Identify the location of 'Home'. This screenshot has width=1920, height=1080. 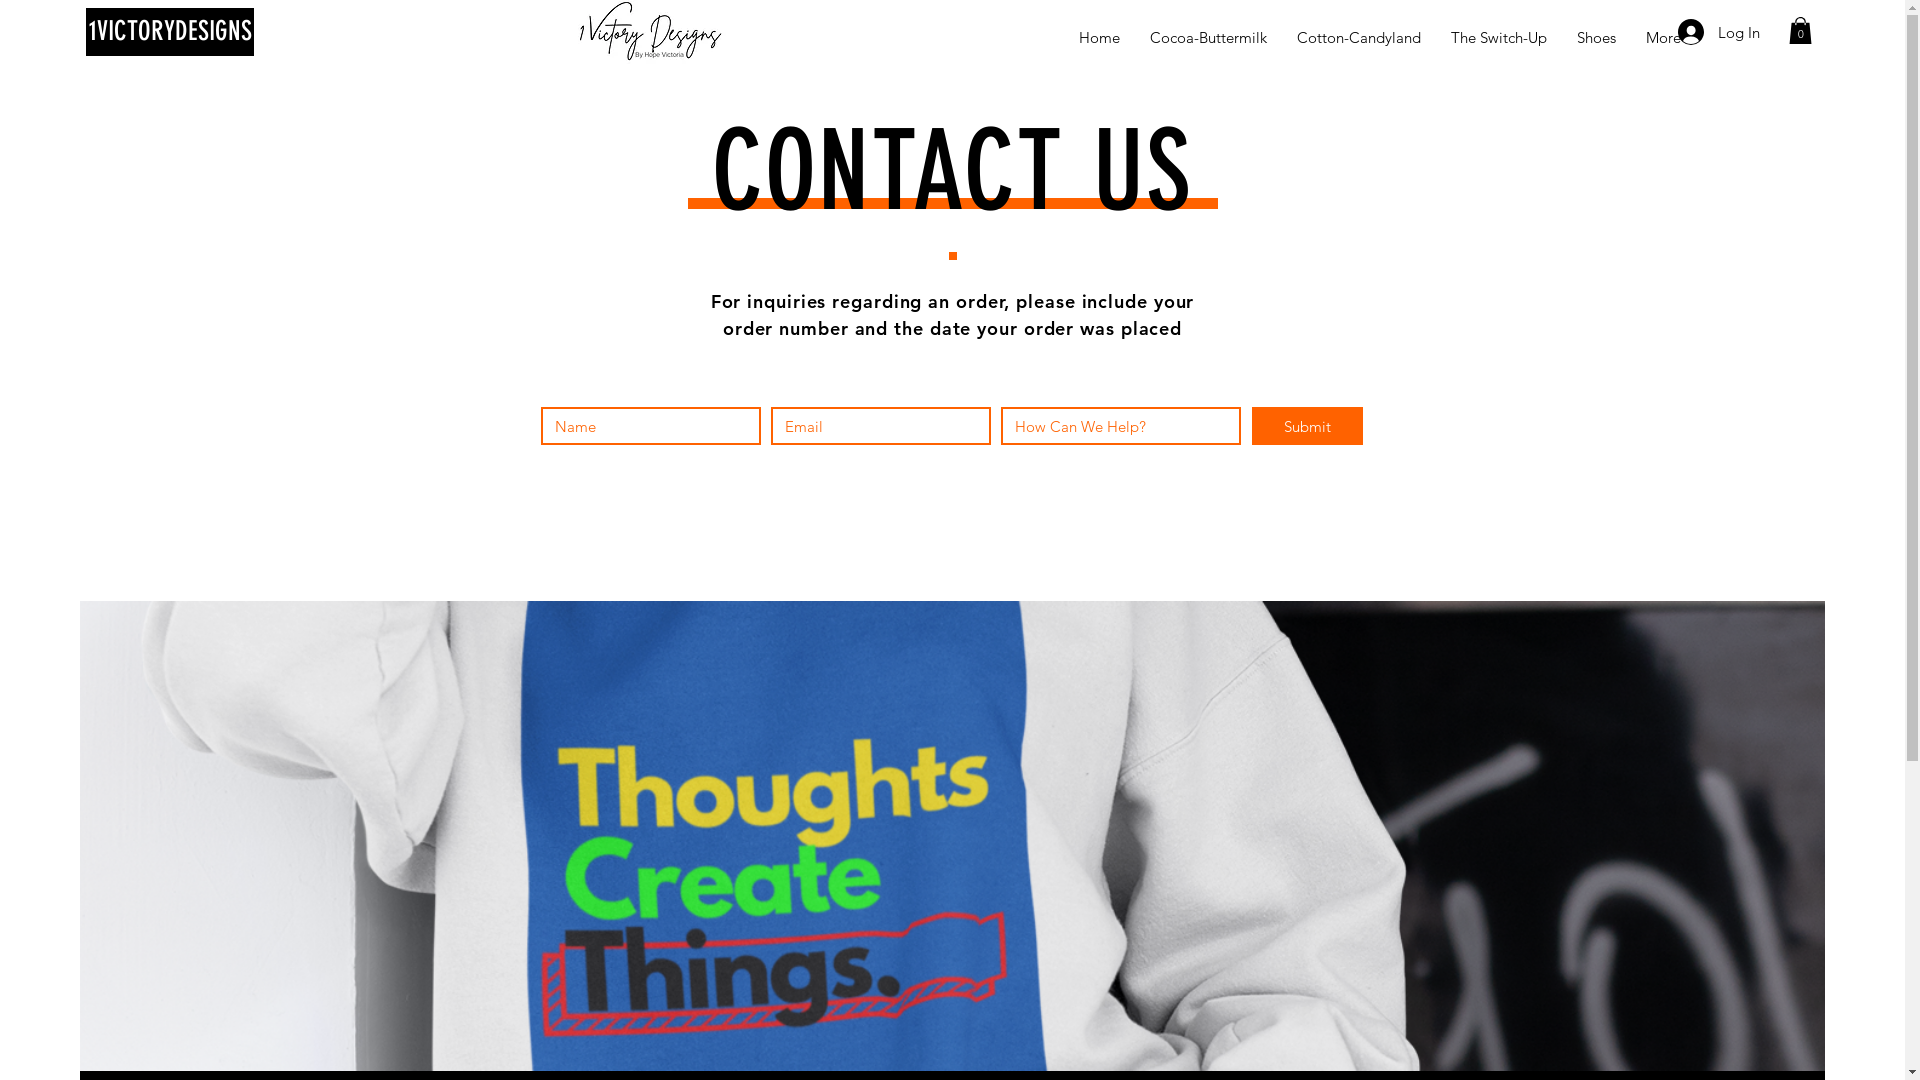
(1063, 37).